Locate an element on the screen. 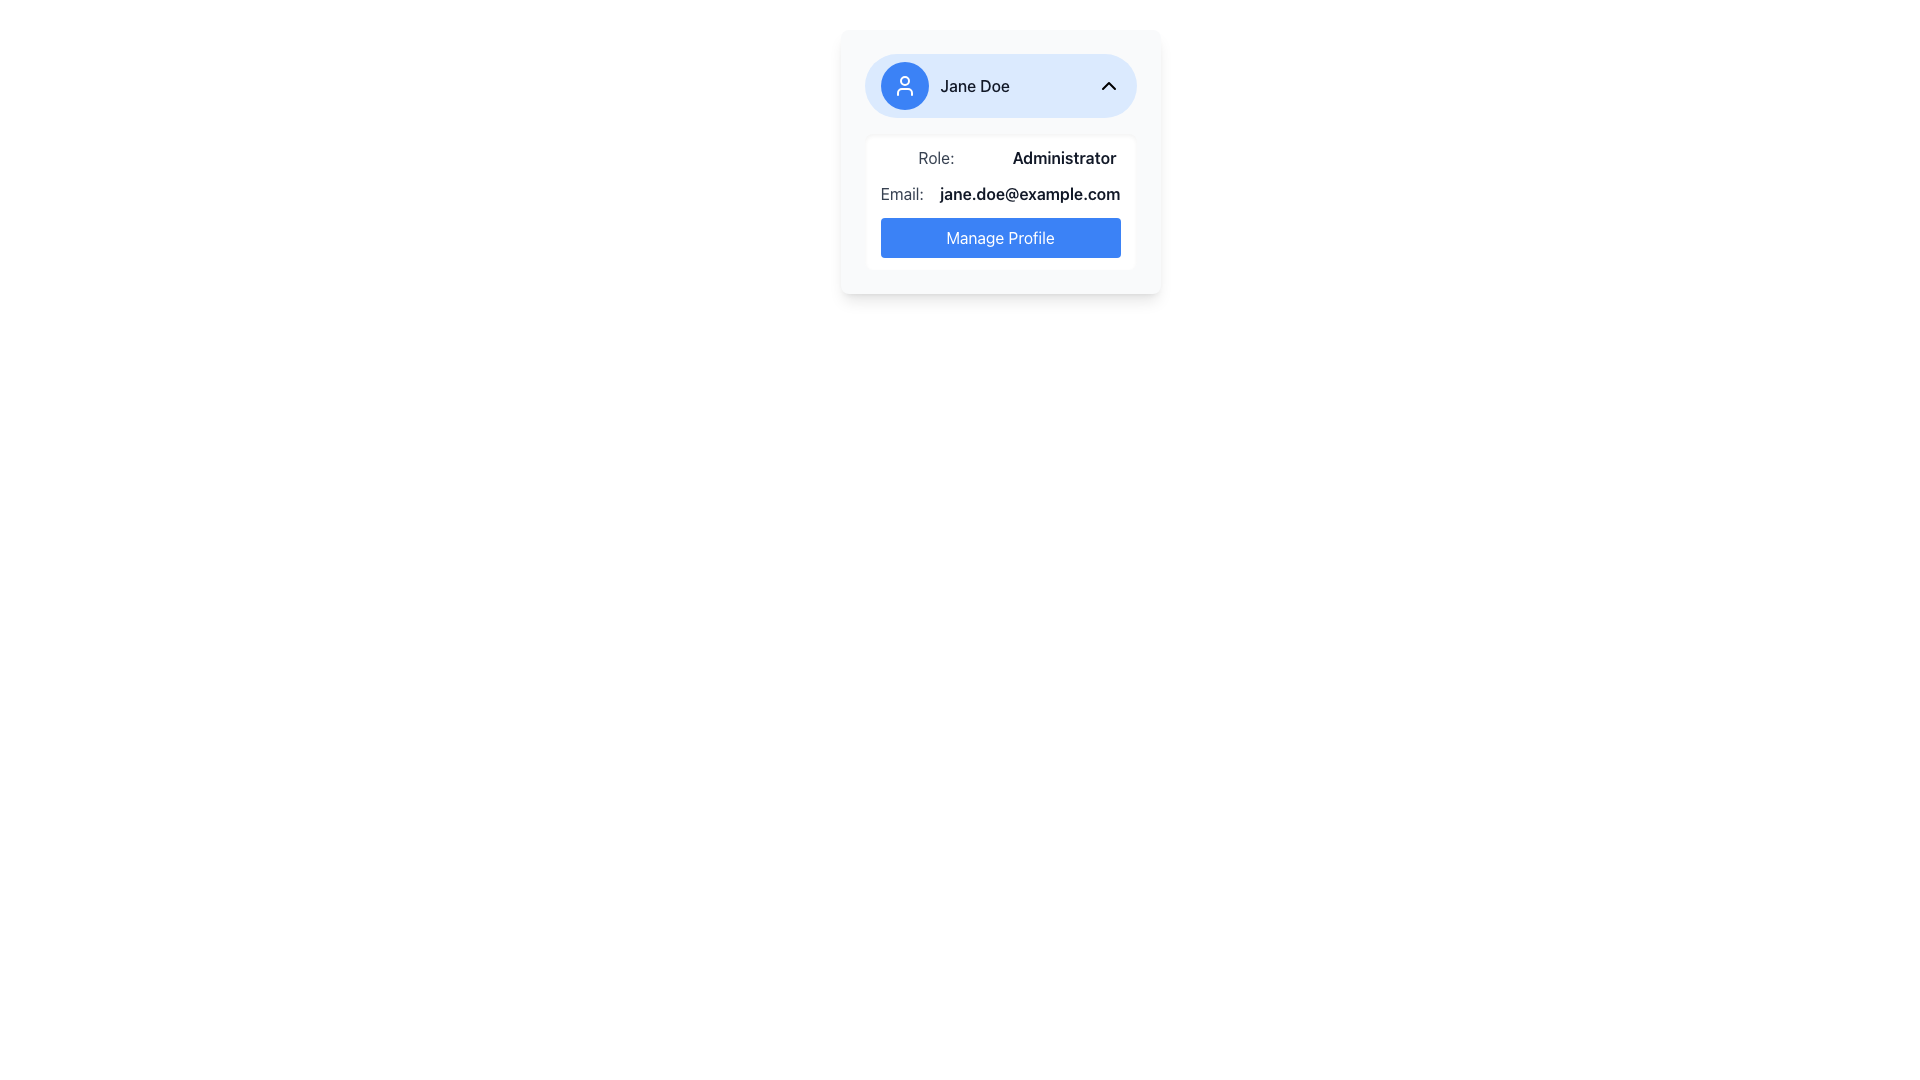 Image resolution: width=1920 pixels, height=1080 pixels. the static label displaying the email address 'jane.doe@example.com' which is styled in bold and darker color, located within the user profile card interface, to the right of 'Email:' and above the 'Manage Profile' button is located at coordinates (1030, 193).